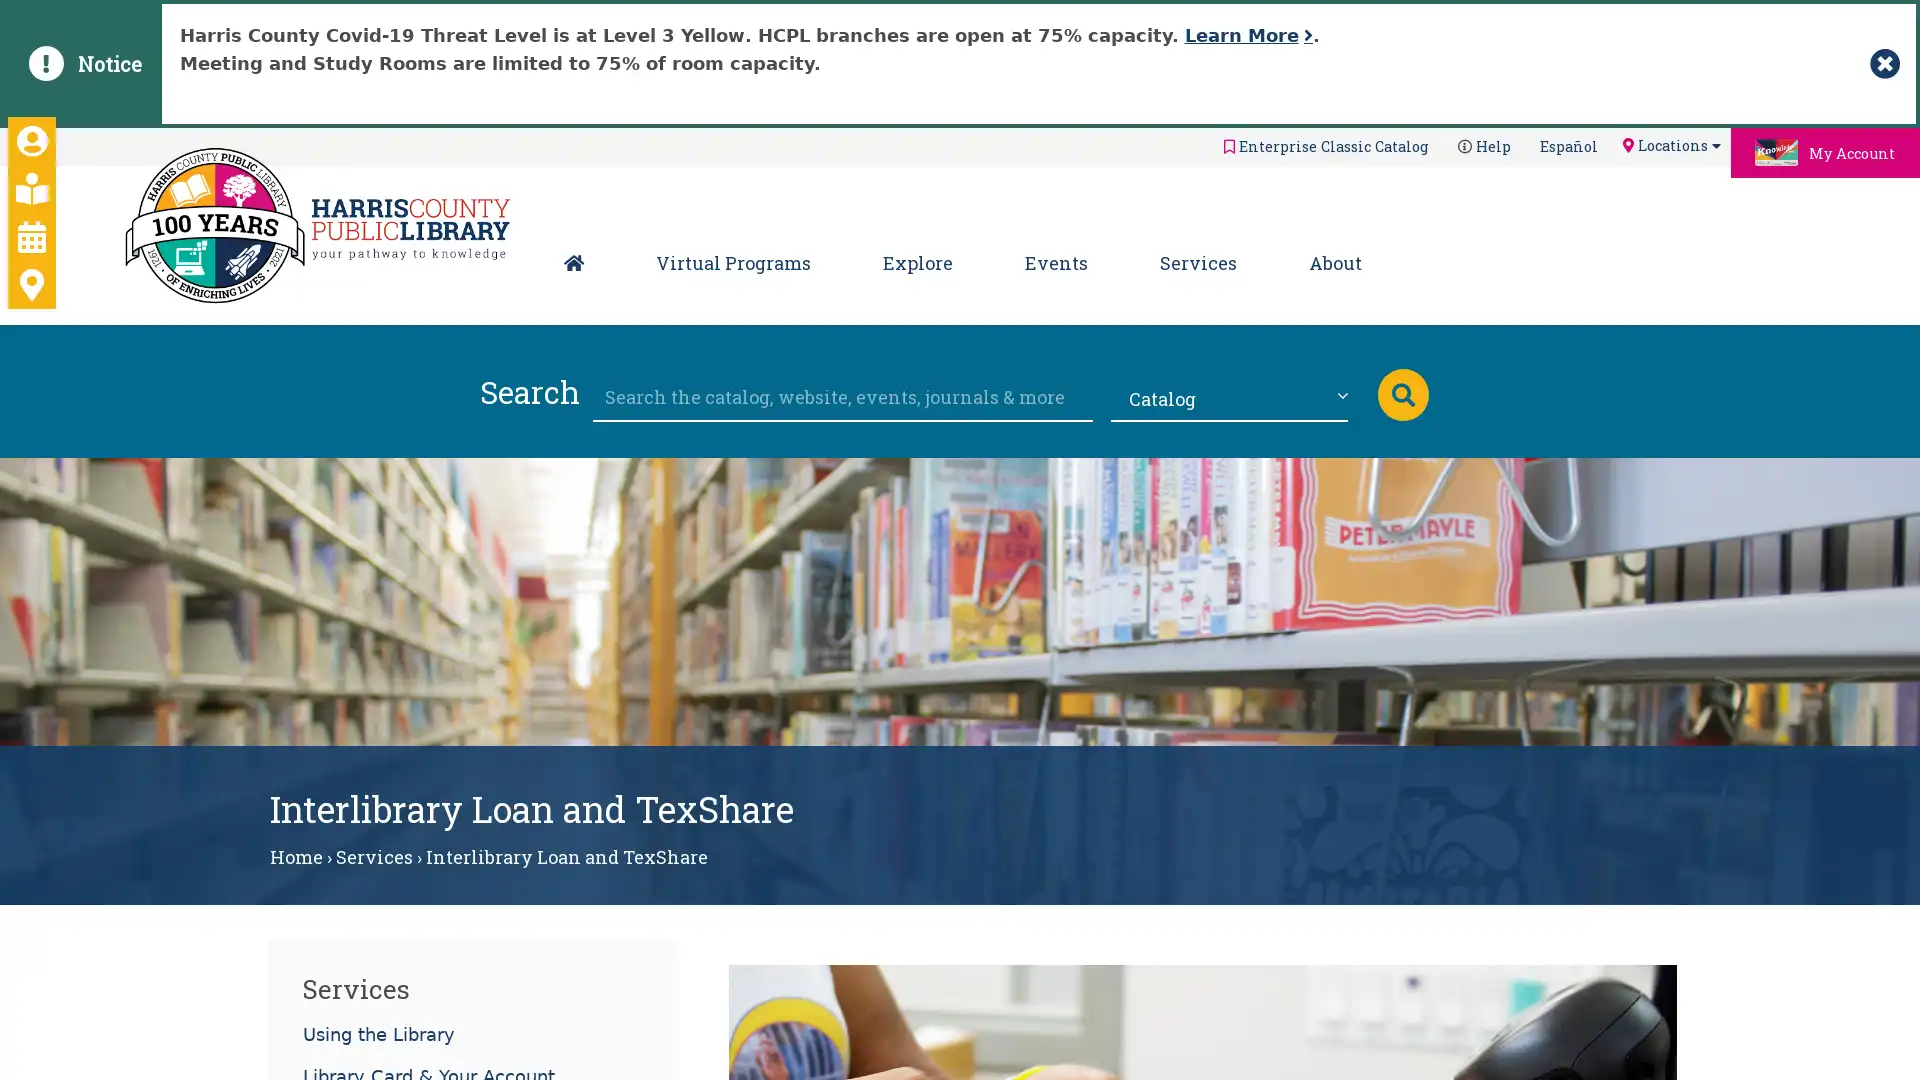  Describe the element at coordinates (1401, 393) in the screenshot. I see `Search` at that location.